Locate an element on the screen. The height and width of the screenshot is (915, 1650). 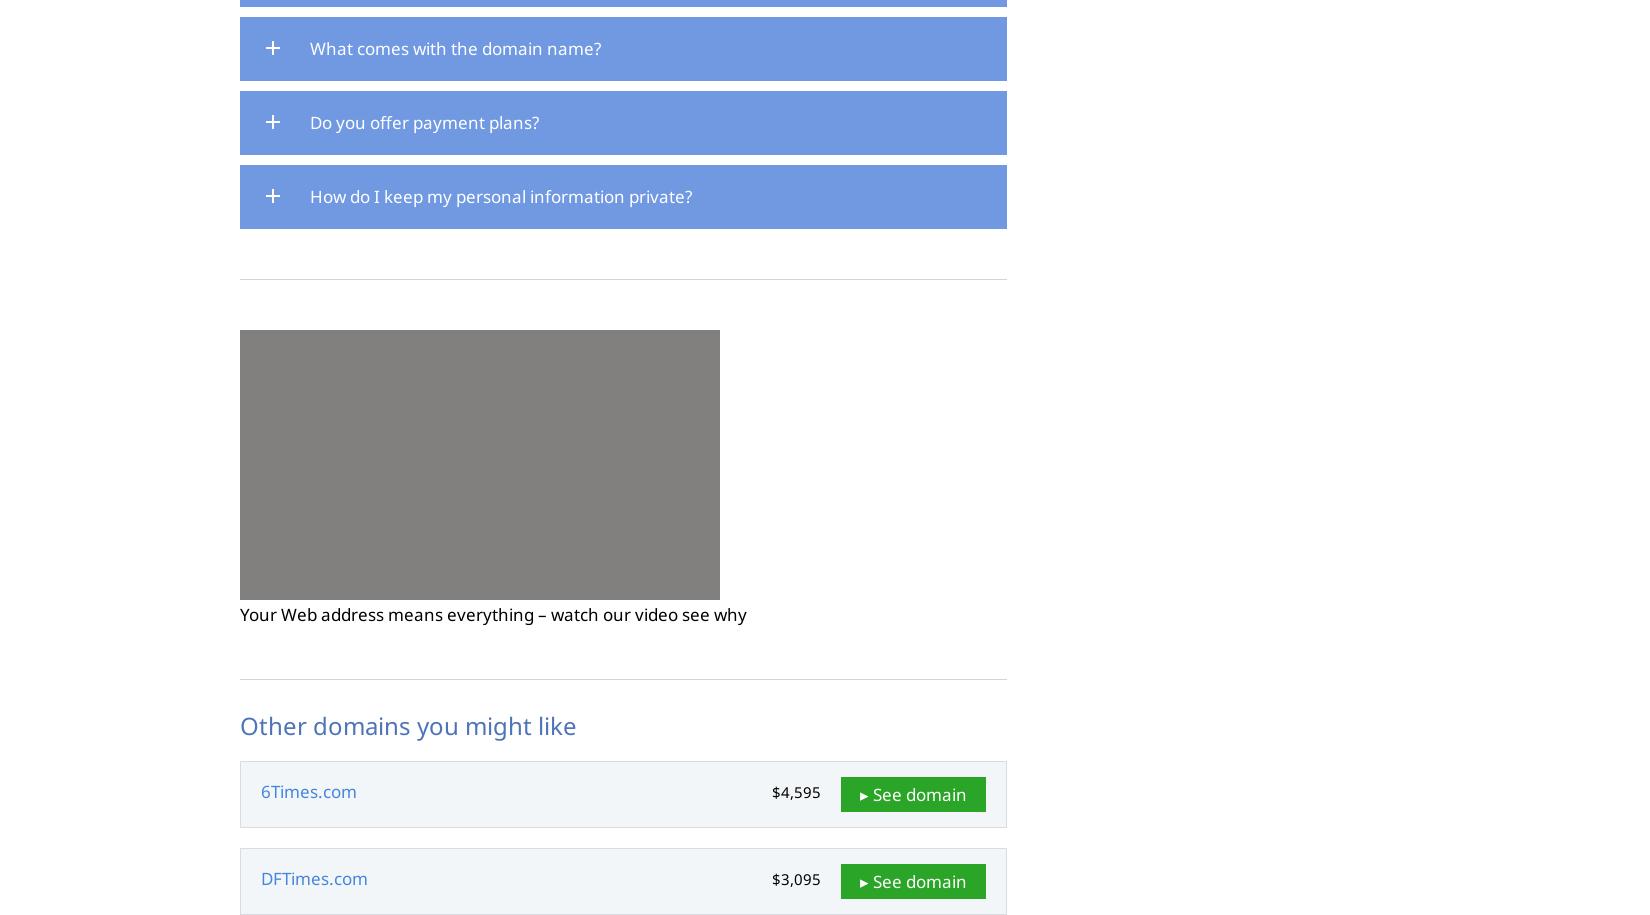
'How do I keep my personal information private?' is located at coordinates (499, 194).